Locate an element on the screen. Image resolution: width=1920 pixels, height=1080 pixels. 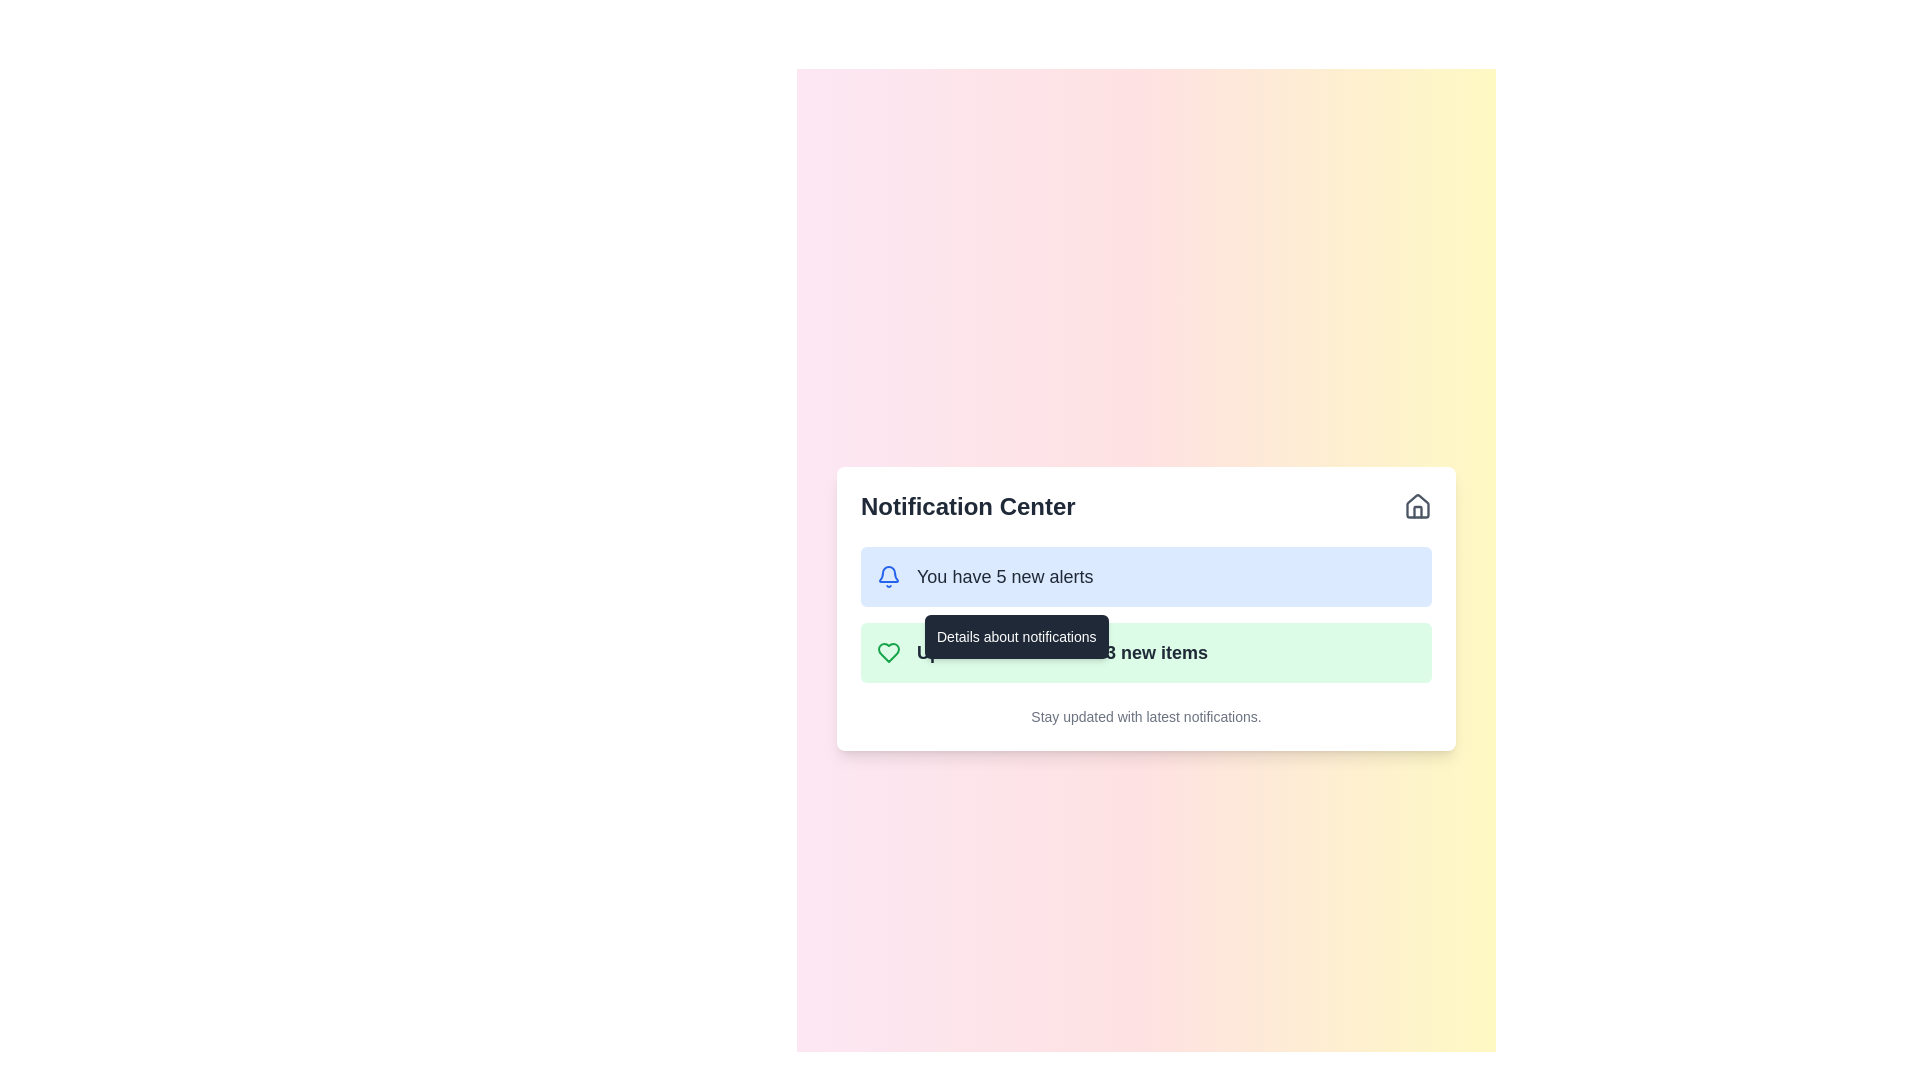
the text 'You have 5 new alerts' is located at coordinates (1005, 577).